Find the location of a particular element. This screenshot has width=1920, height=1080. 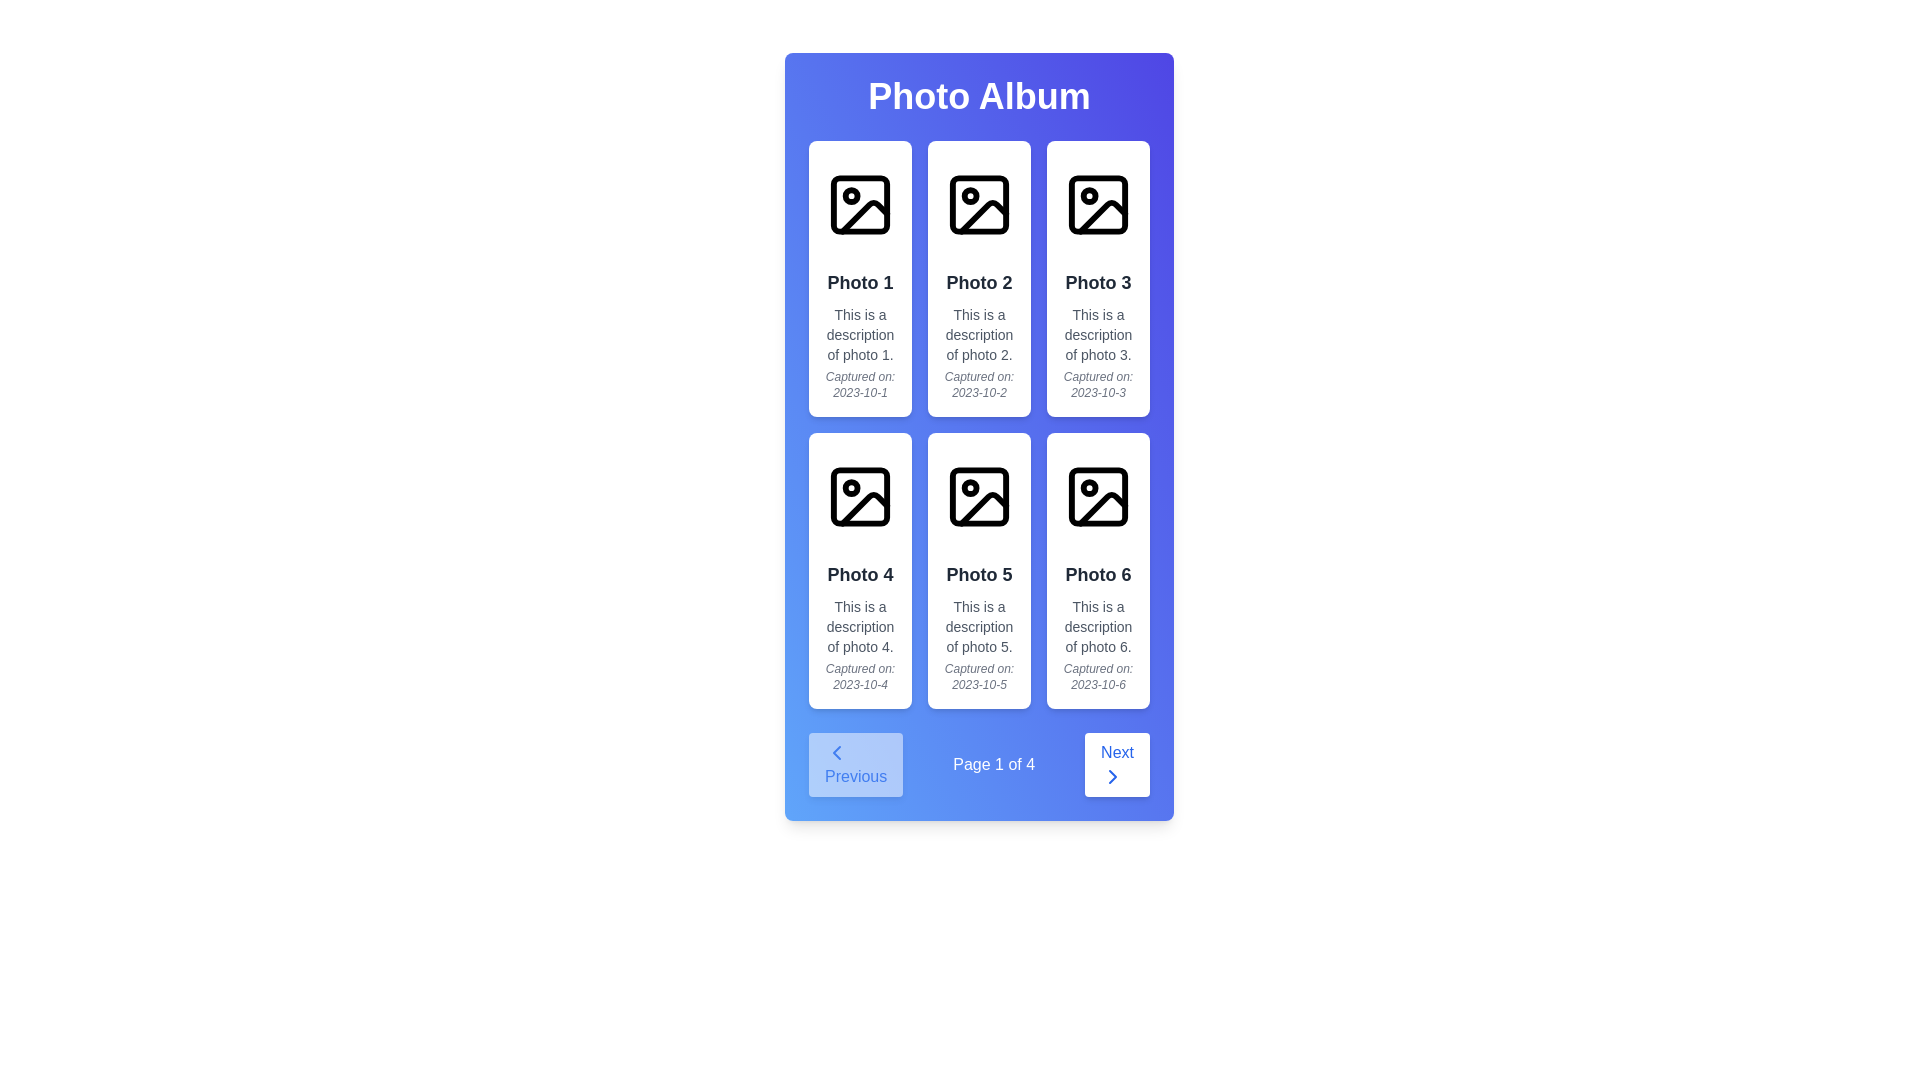

the Iconographic component, which is part of the graphic icon in the bottom-left image of the layout, featuring a diagonal line intersecting a triangular structure in black stroke style is located at coordinates (864, 508).